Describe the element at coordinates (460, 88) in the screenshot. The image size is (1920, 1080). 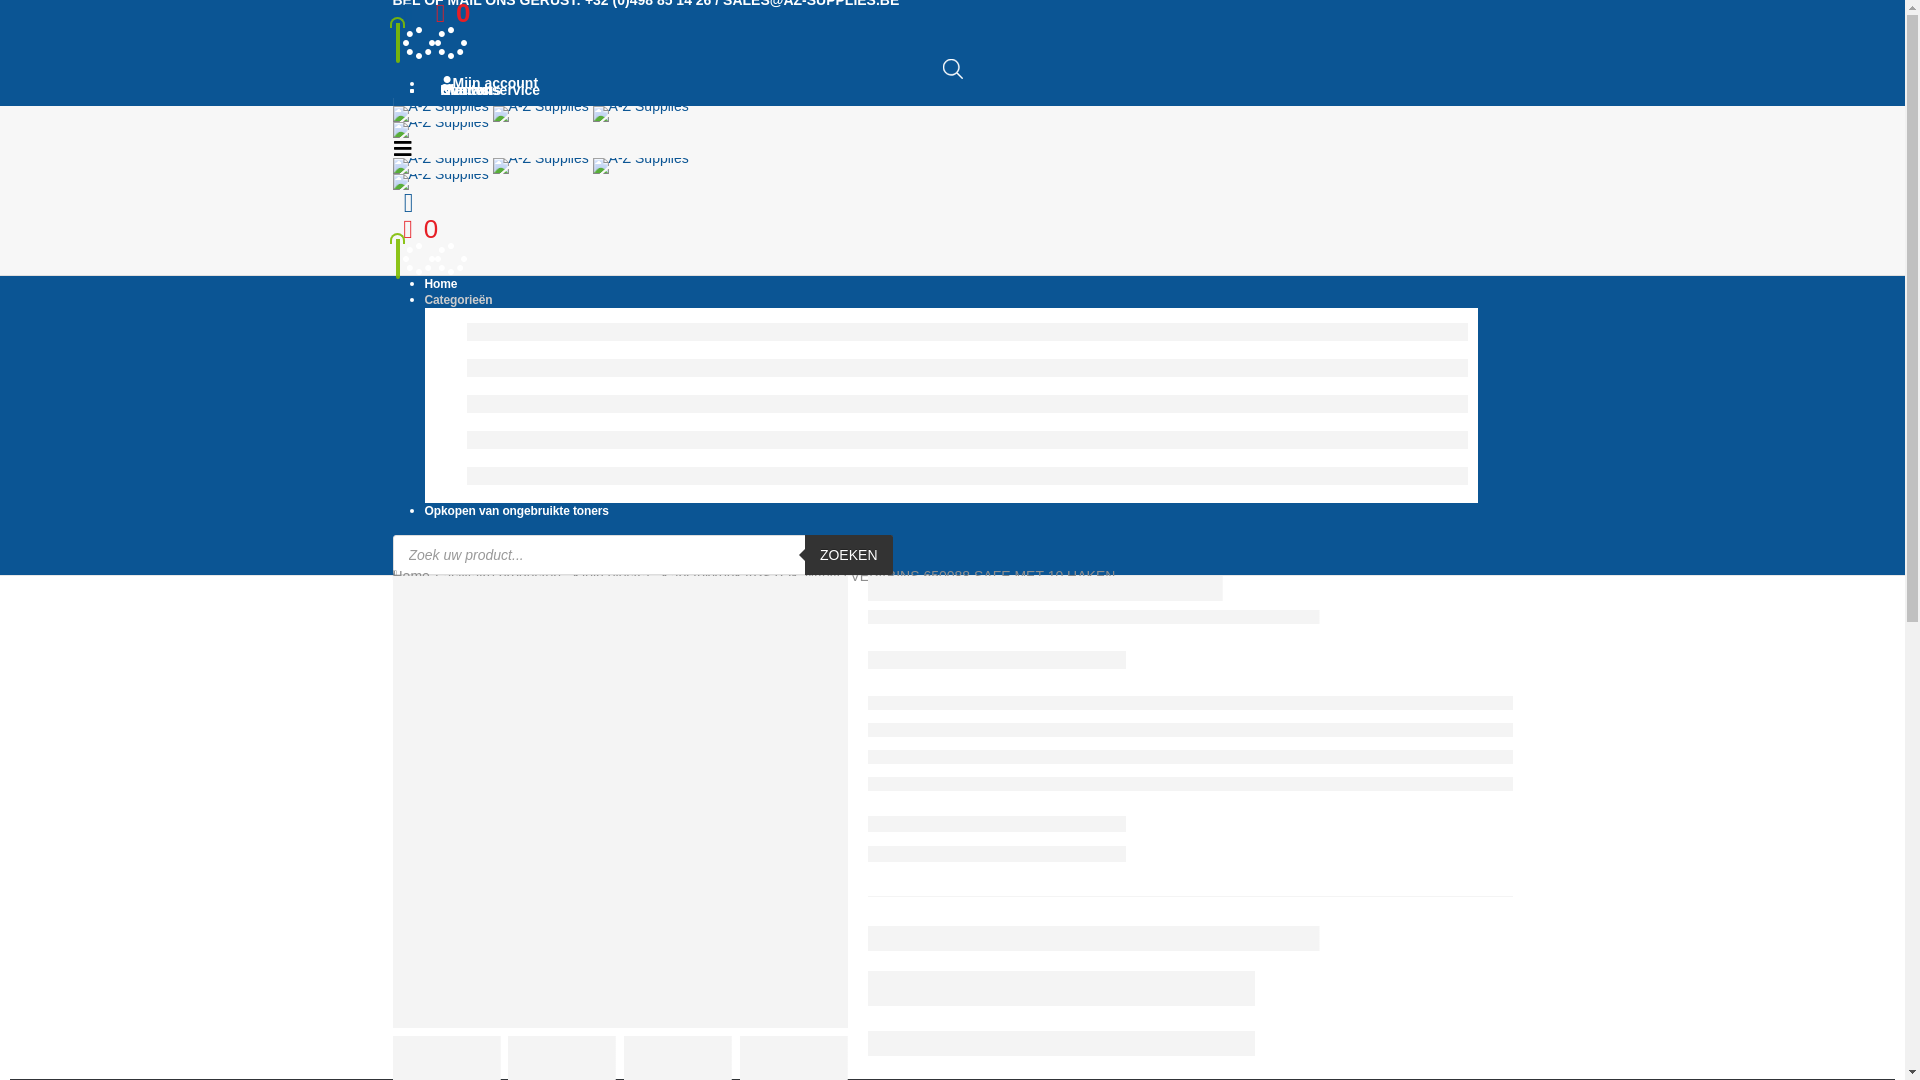
I see `'Contact'` at that location.